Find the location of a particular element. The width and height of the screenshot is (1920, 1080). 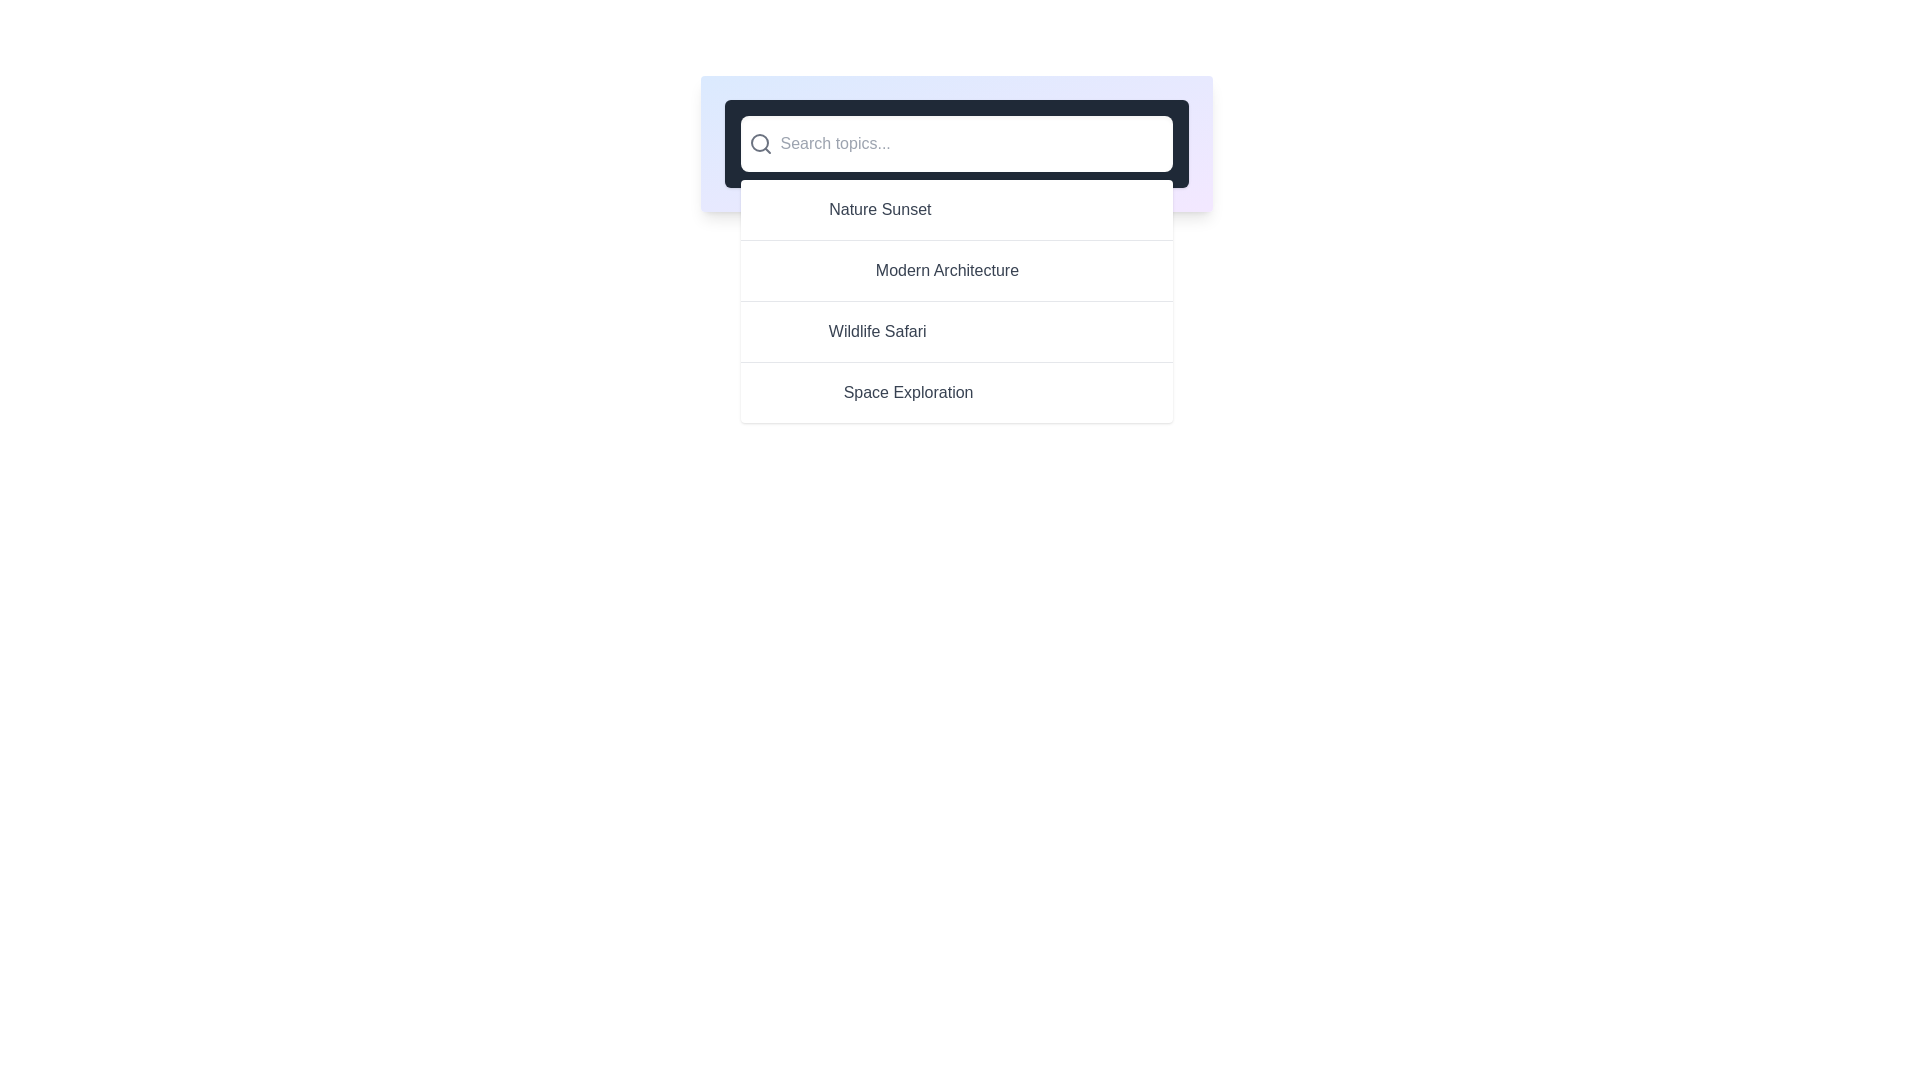

emoji symbol that appears to the left of the text 'Wildlife Safari' in the third list item, styled with a larger font size is located at coordinates (783, 330).